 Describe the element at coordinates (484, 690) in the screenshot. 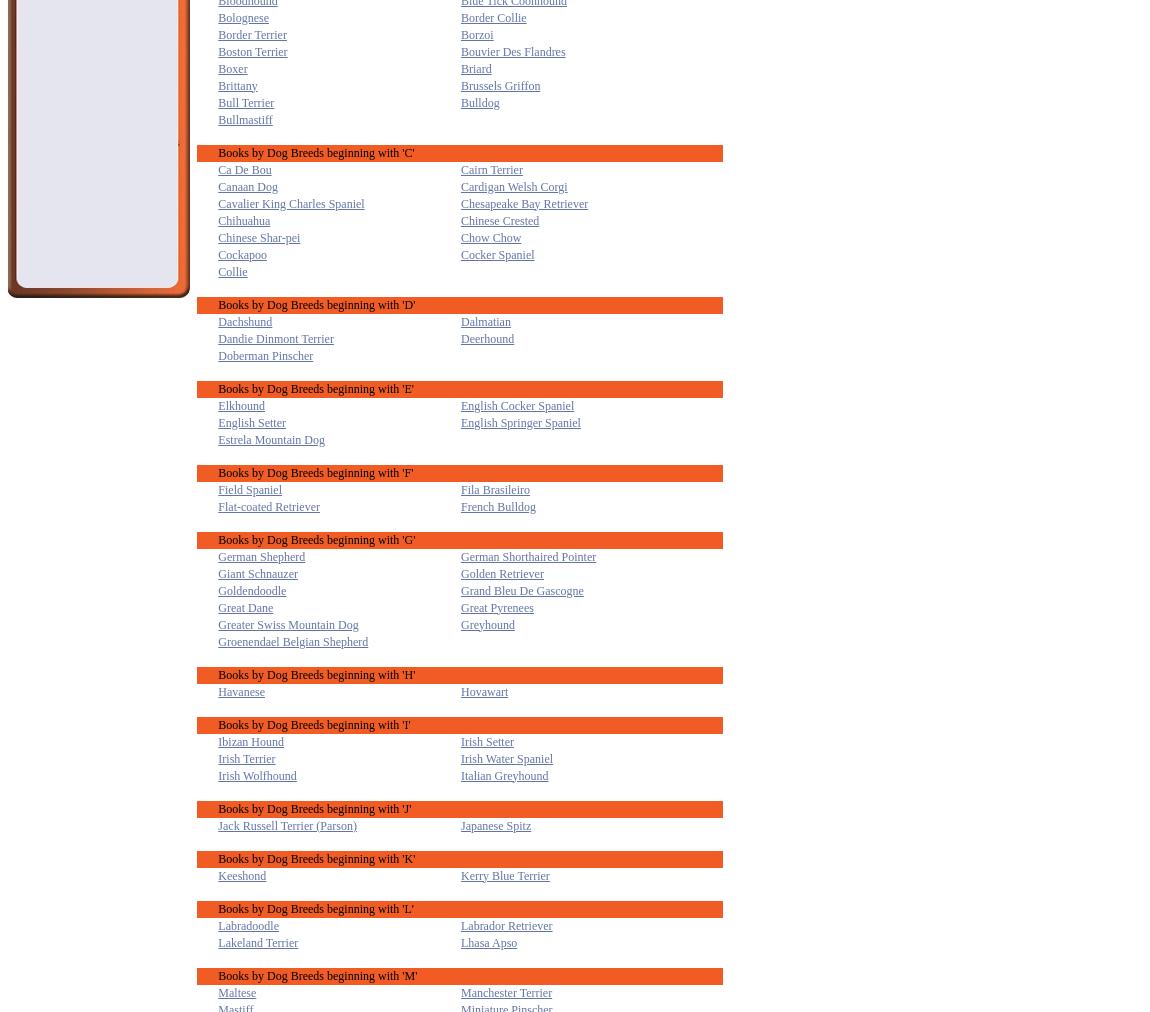

I see `'Hovawart'` at that location.